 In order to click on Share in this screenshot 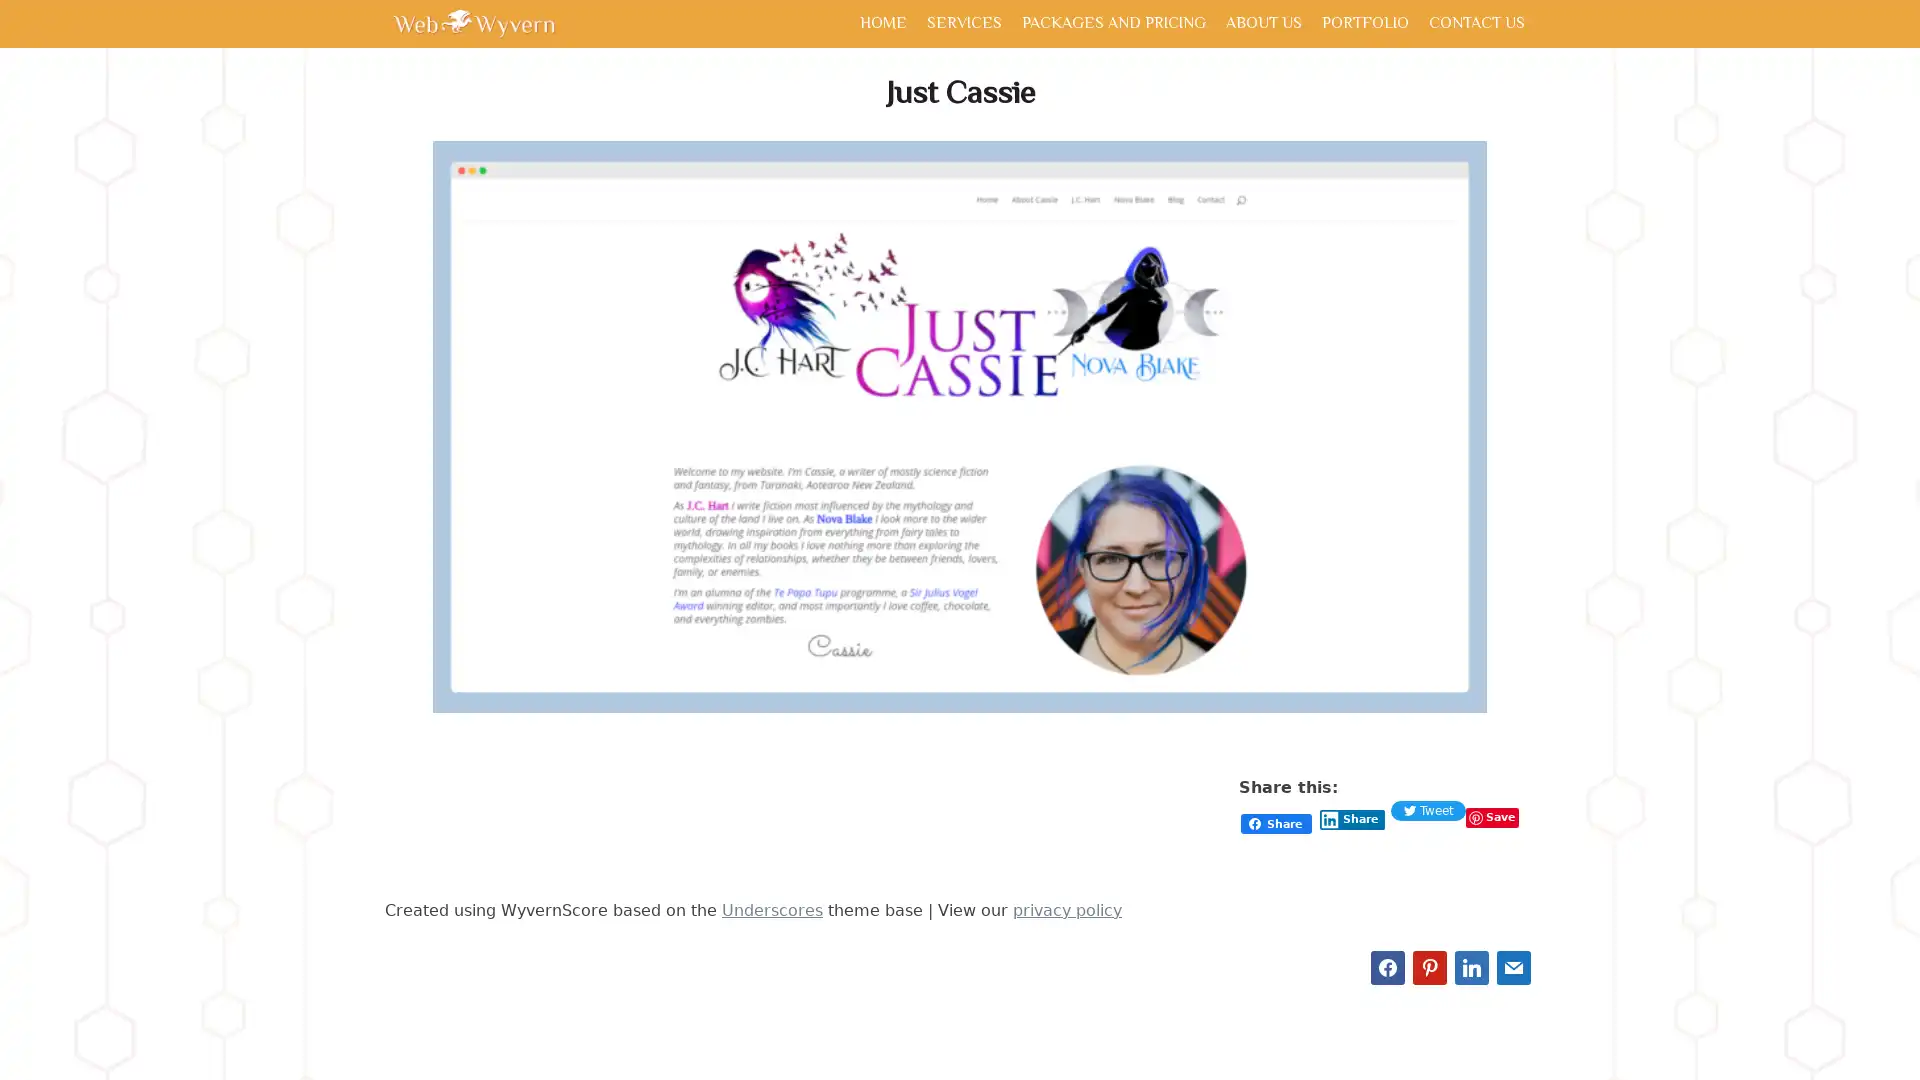, I will do `click(1352, 820)`.